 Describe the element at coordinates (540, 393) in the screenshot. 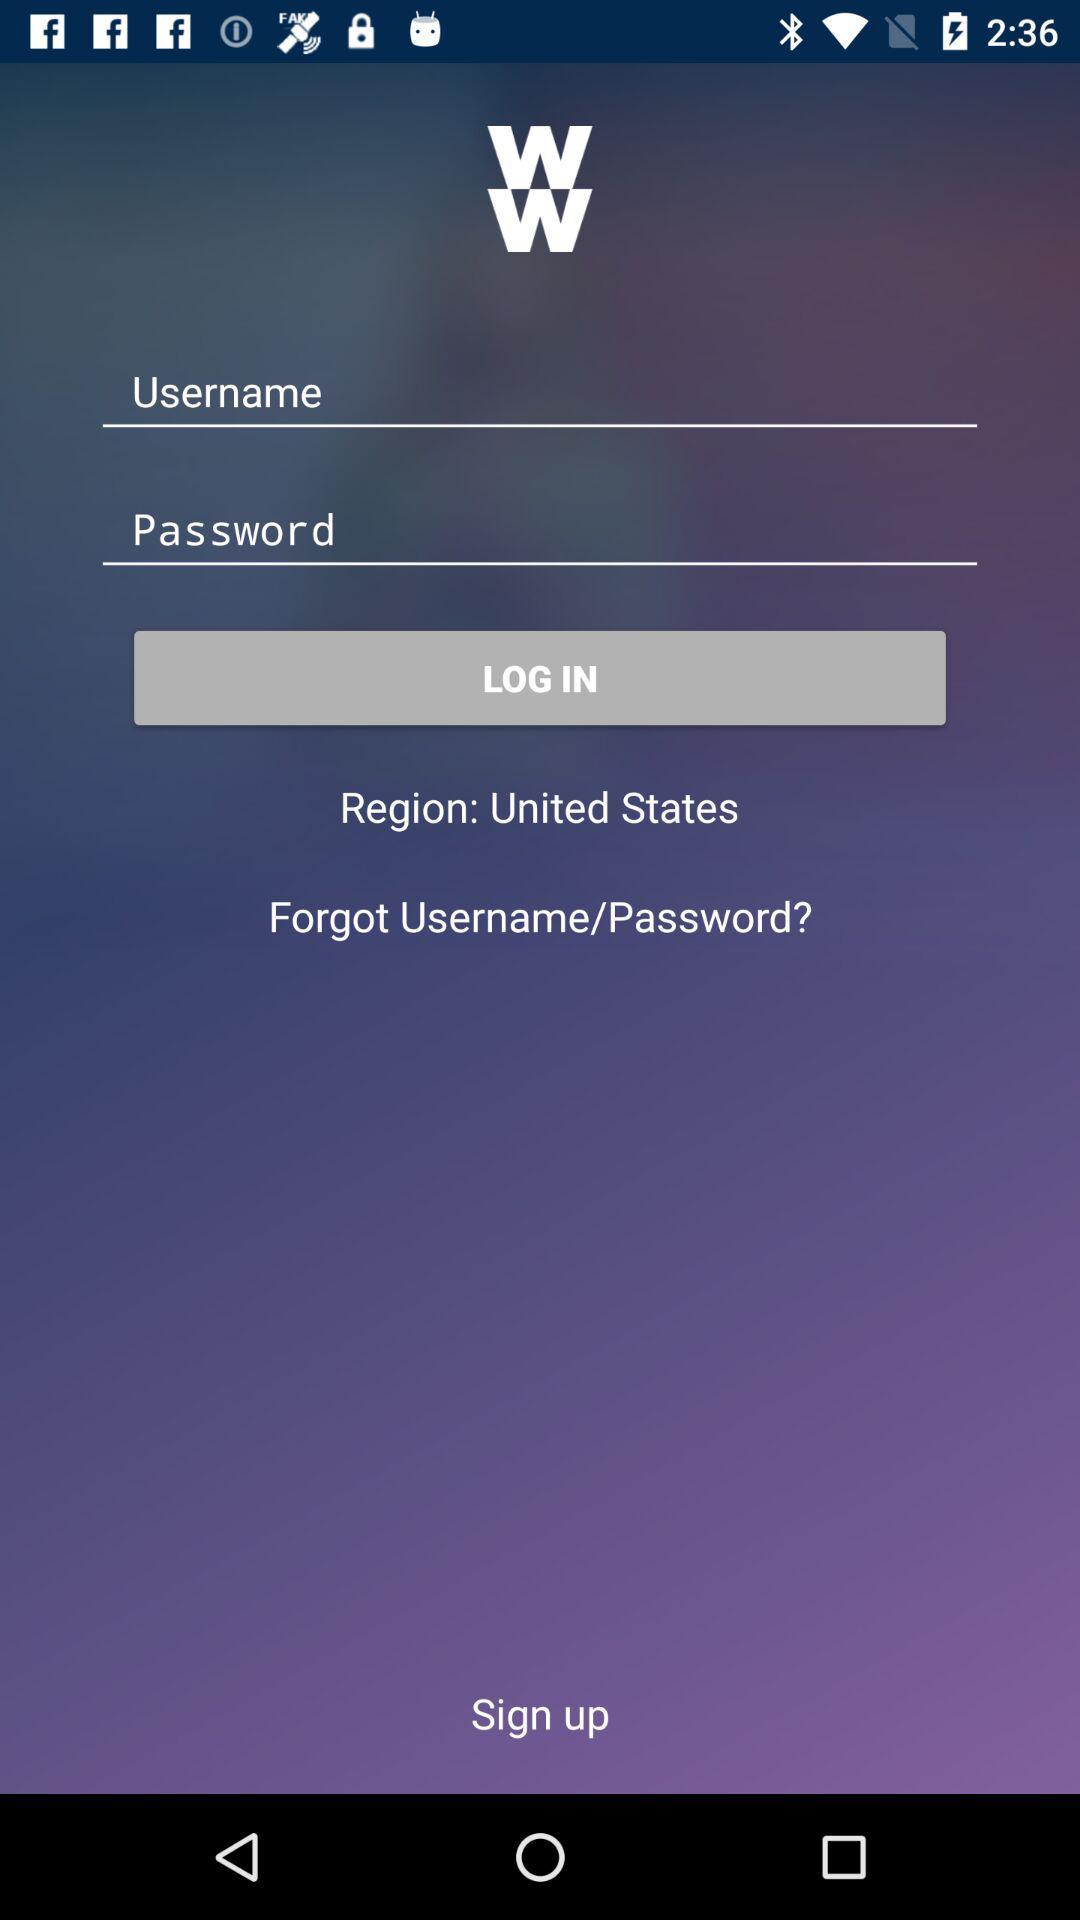

I see `write username` at that location.